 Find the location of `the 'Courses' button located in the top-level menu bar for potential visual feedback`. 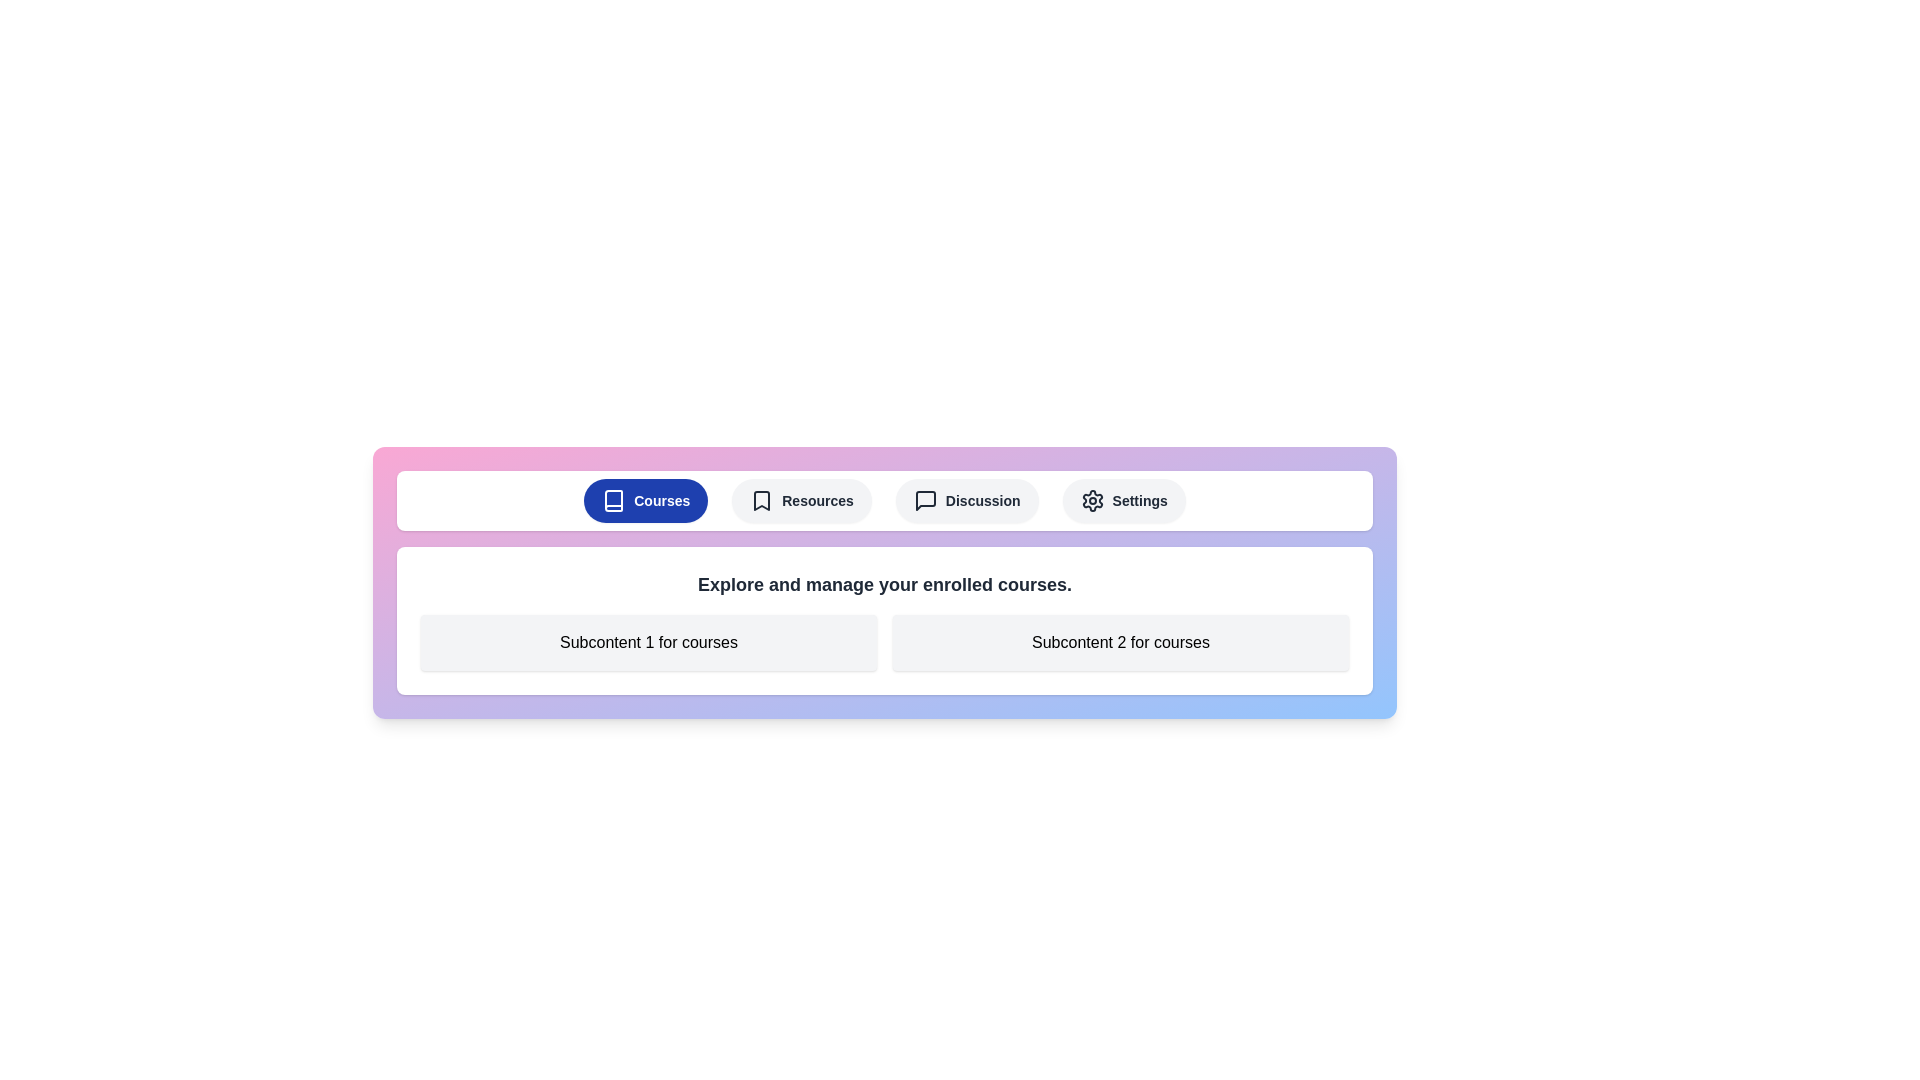

the 'Courses' button located in the top-level menu bar for potential visual feedback is located at coordinates (646, 500).